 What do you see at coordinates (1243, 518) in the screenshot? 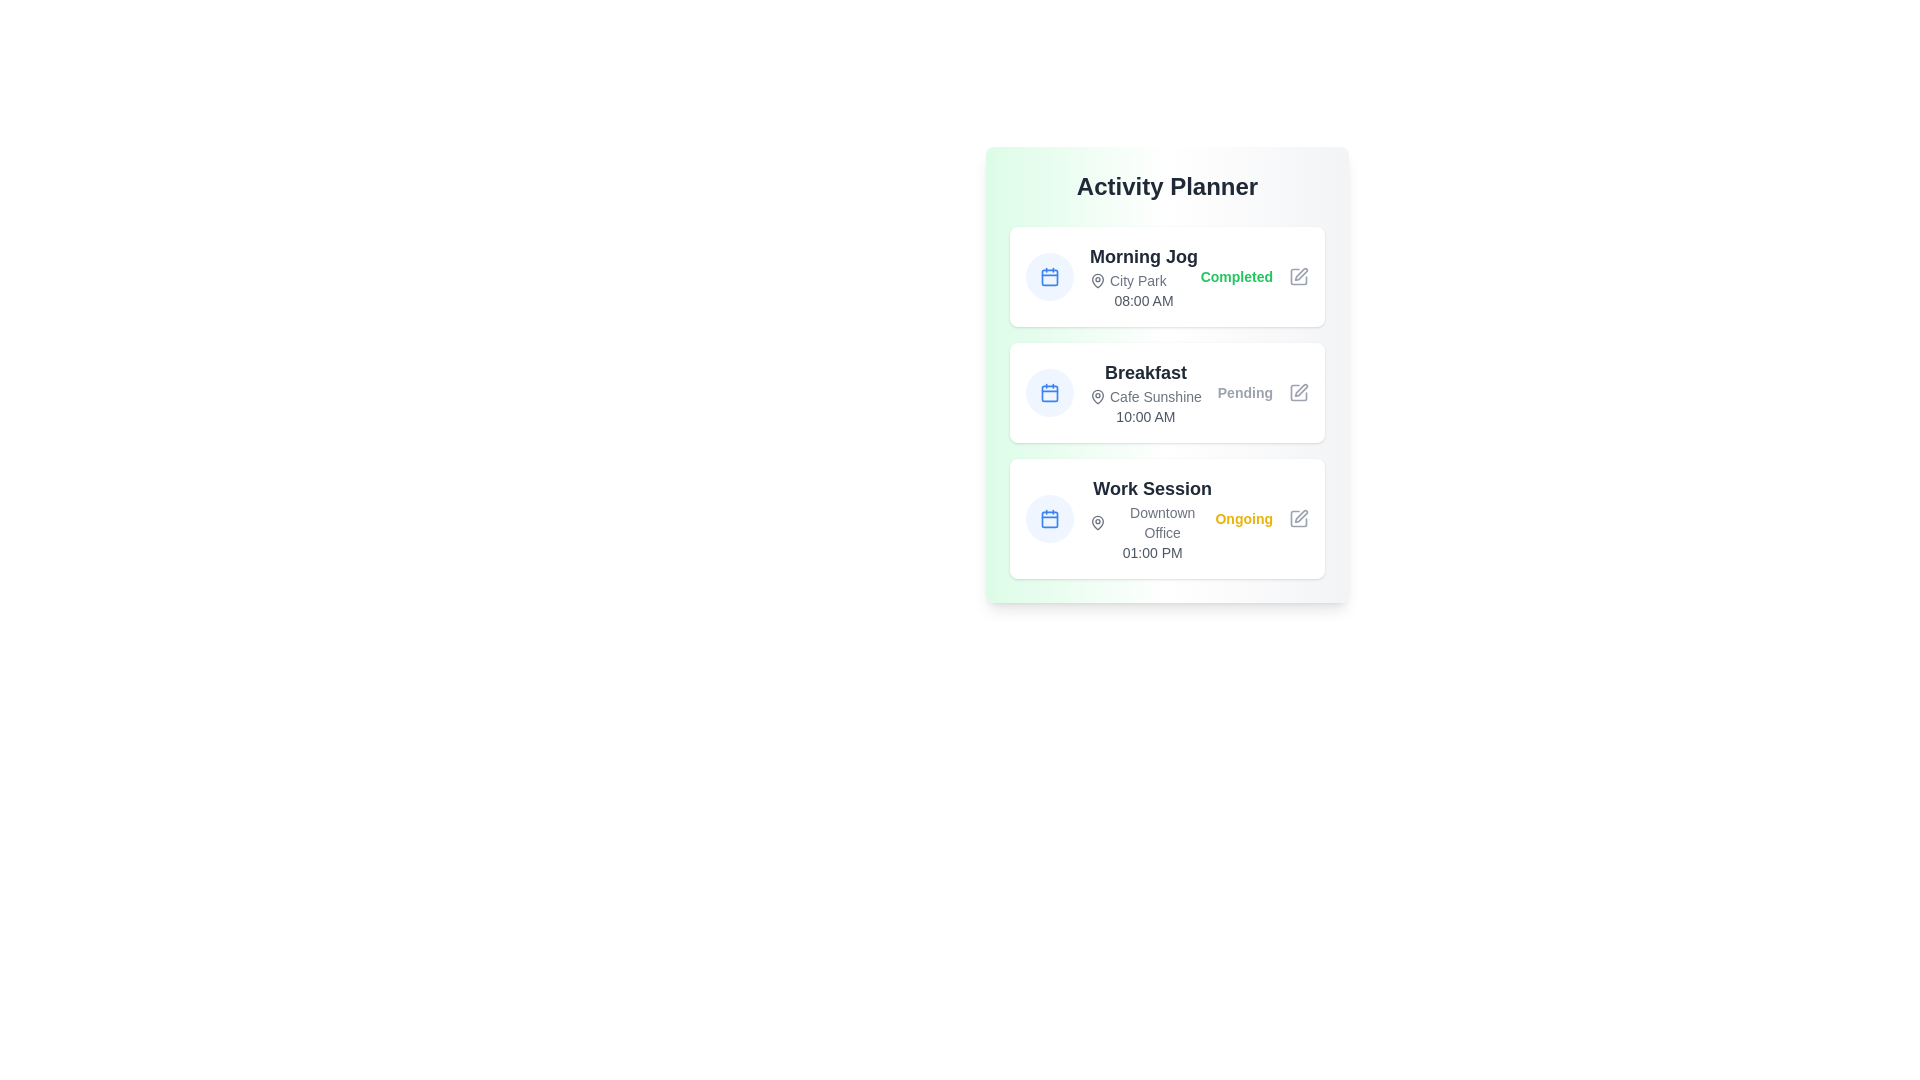
I see `the 'Ongoing' text label, which is bold and yellow-colored, located at the right edge of the 'Work Session' card` at bounding box center [1243, 518].